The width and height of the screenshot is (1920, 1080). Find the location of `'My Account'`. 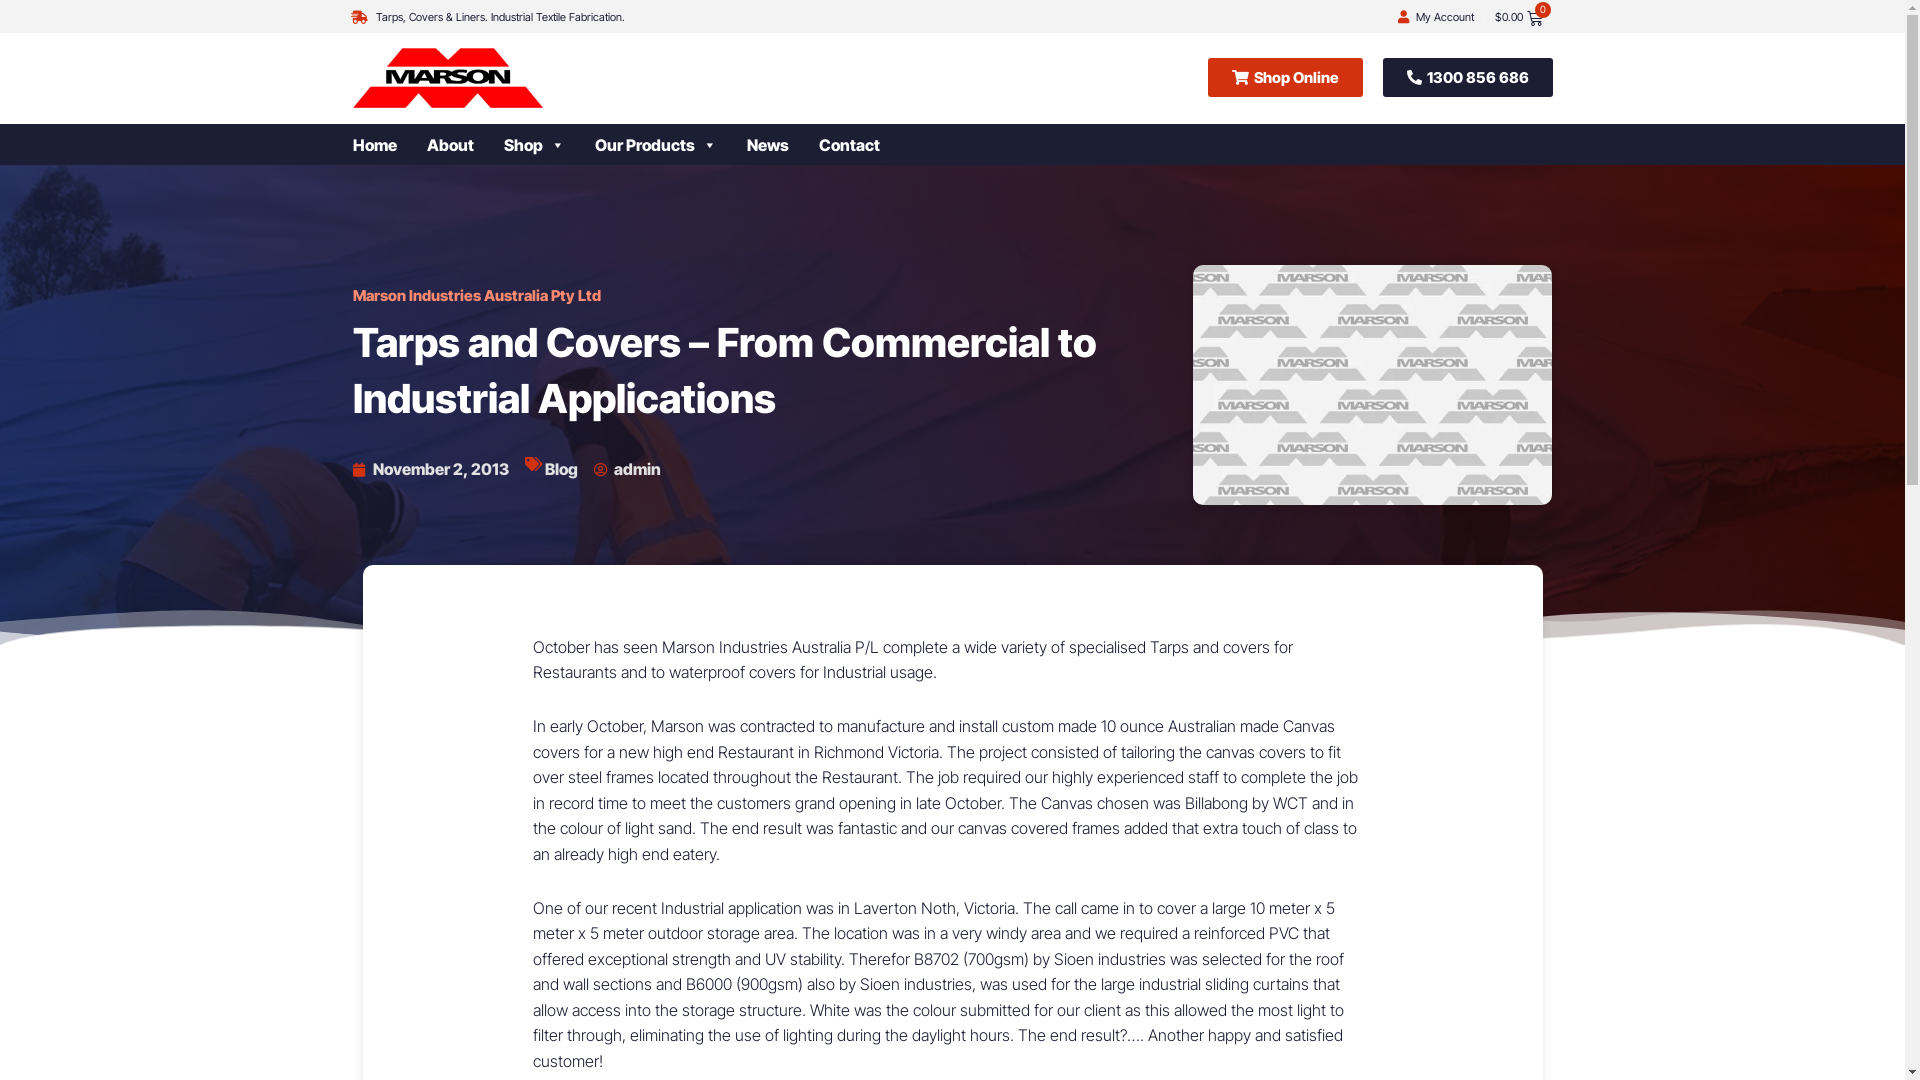

'My Account' is located at coordinates (1415, 16).